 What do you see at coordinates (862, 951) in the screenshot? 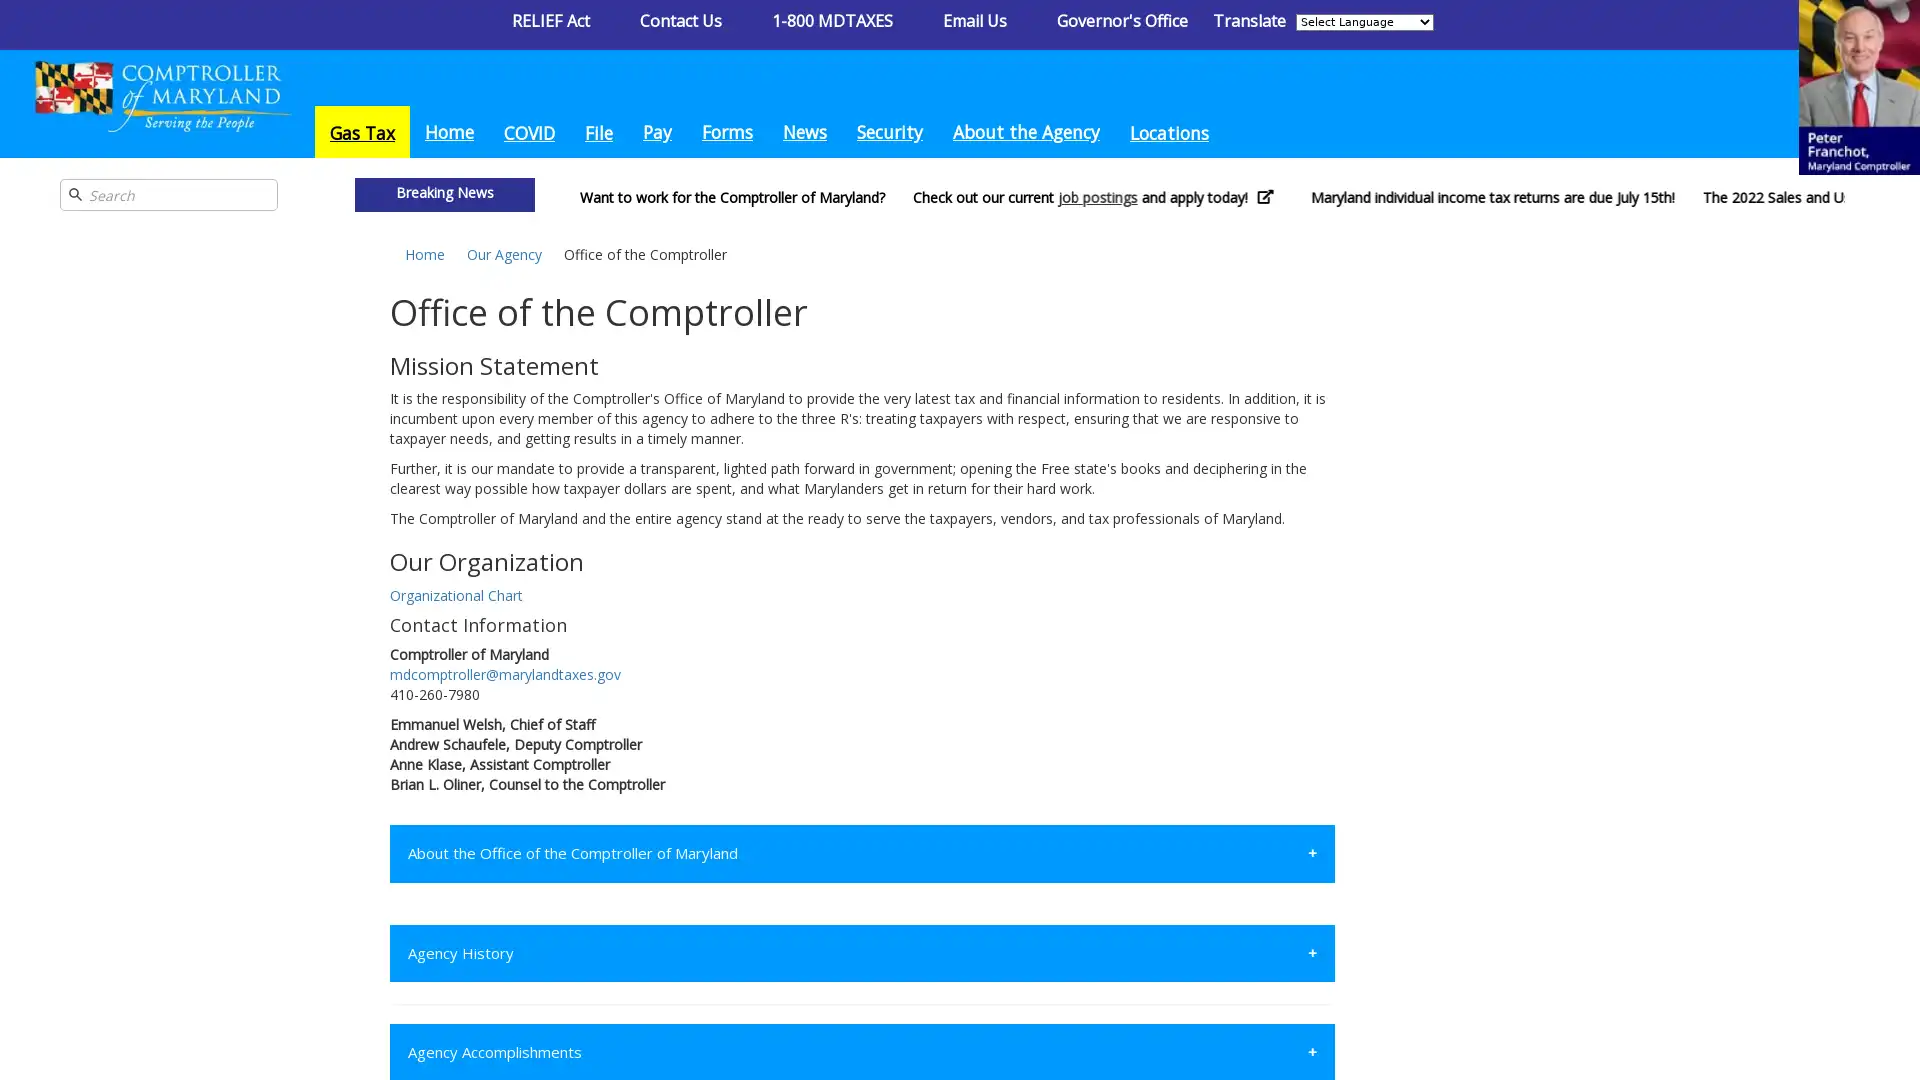
I see `Agency History +` at bounding box center [862, 951].